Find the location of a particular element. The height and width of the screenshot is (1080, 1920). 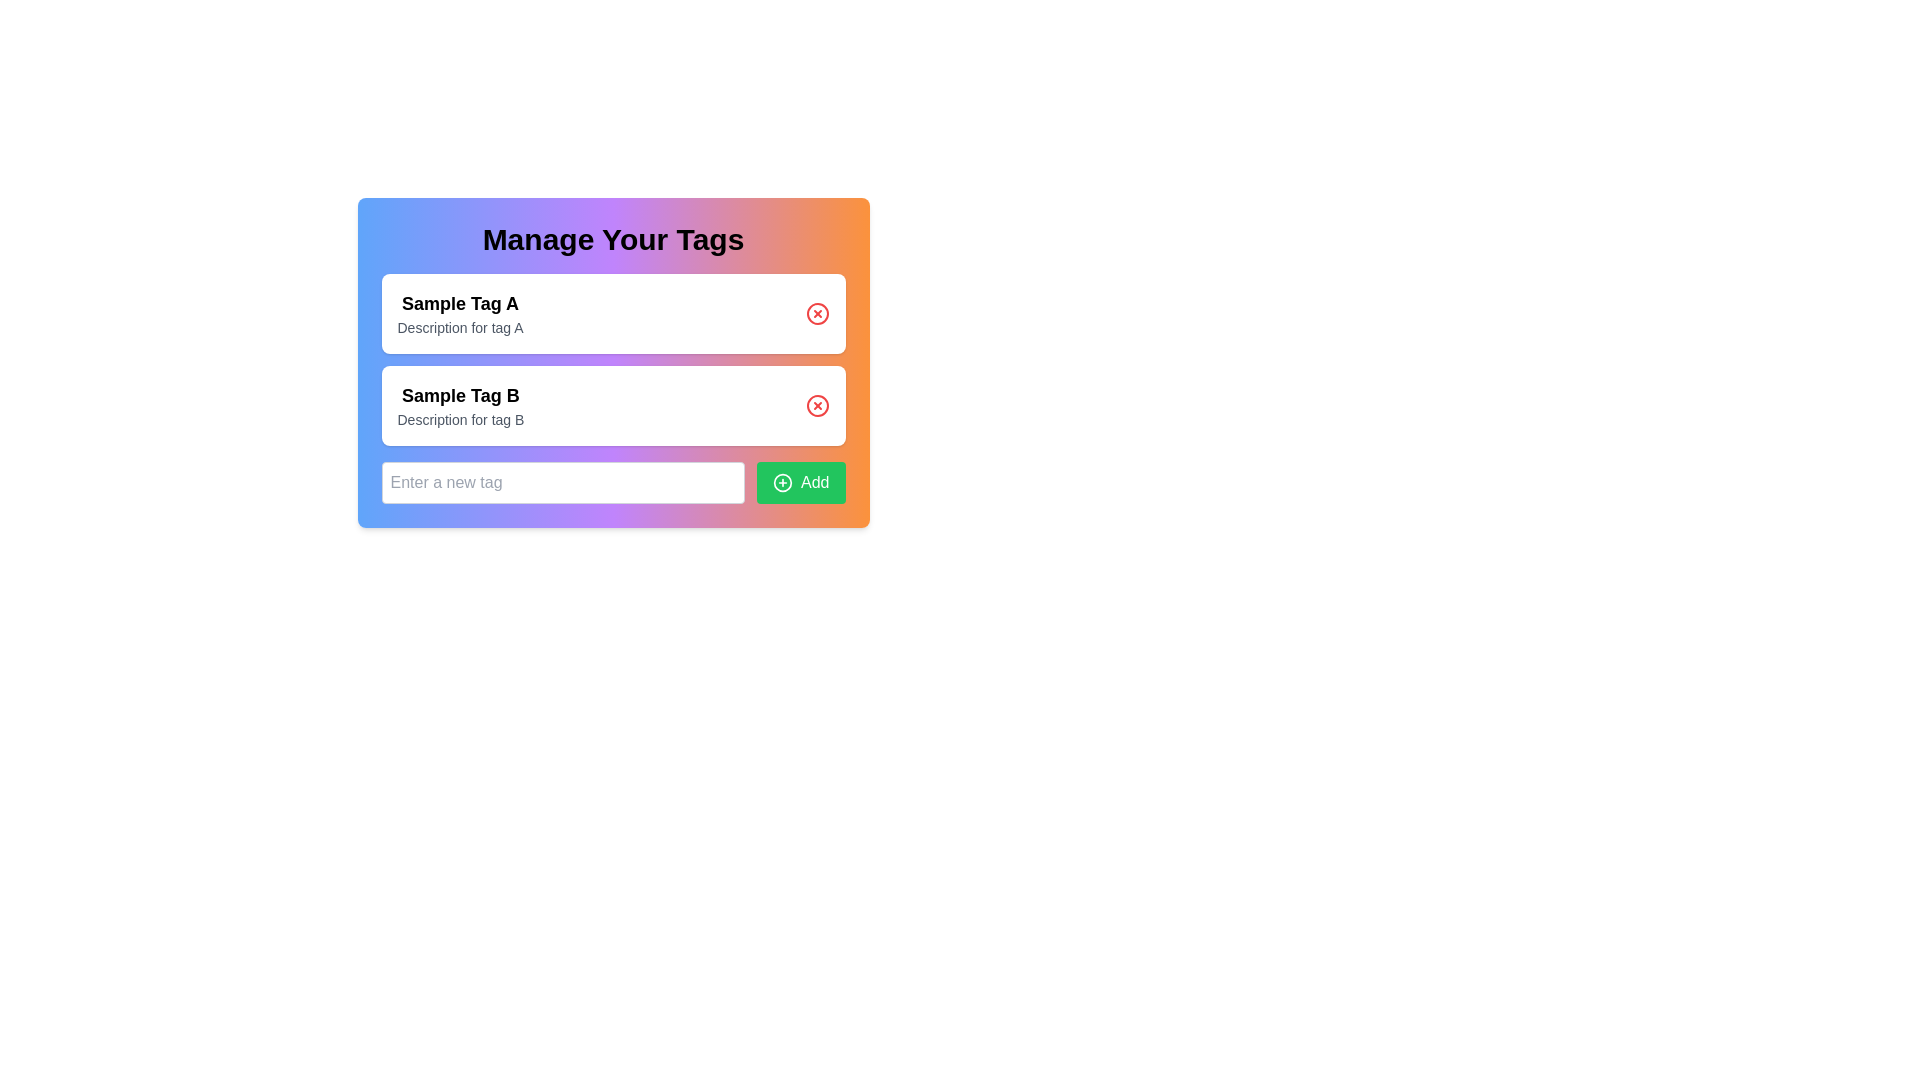

the button located at the bottom right of the form interface, which is used for adding new tags is located at coordinates (781, 482).